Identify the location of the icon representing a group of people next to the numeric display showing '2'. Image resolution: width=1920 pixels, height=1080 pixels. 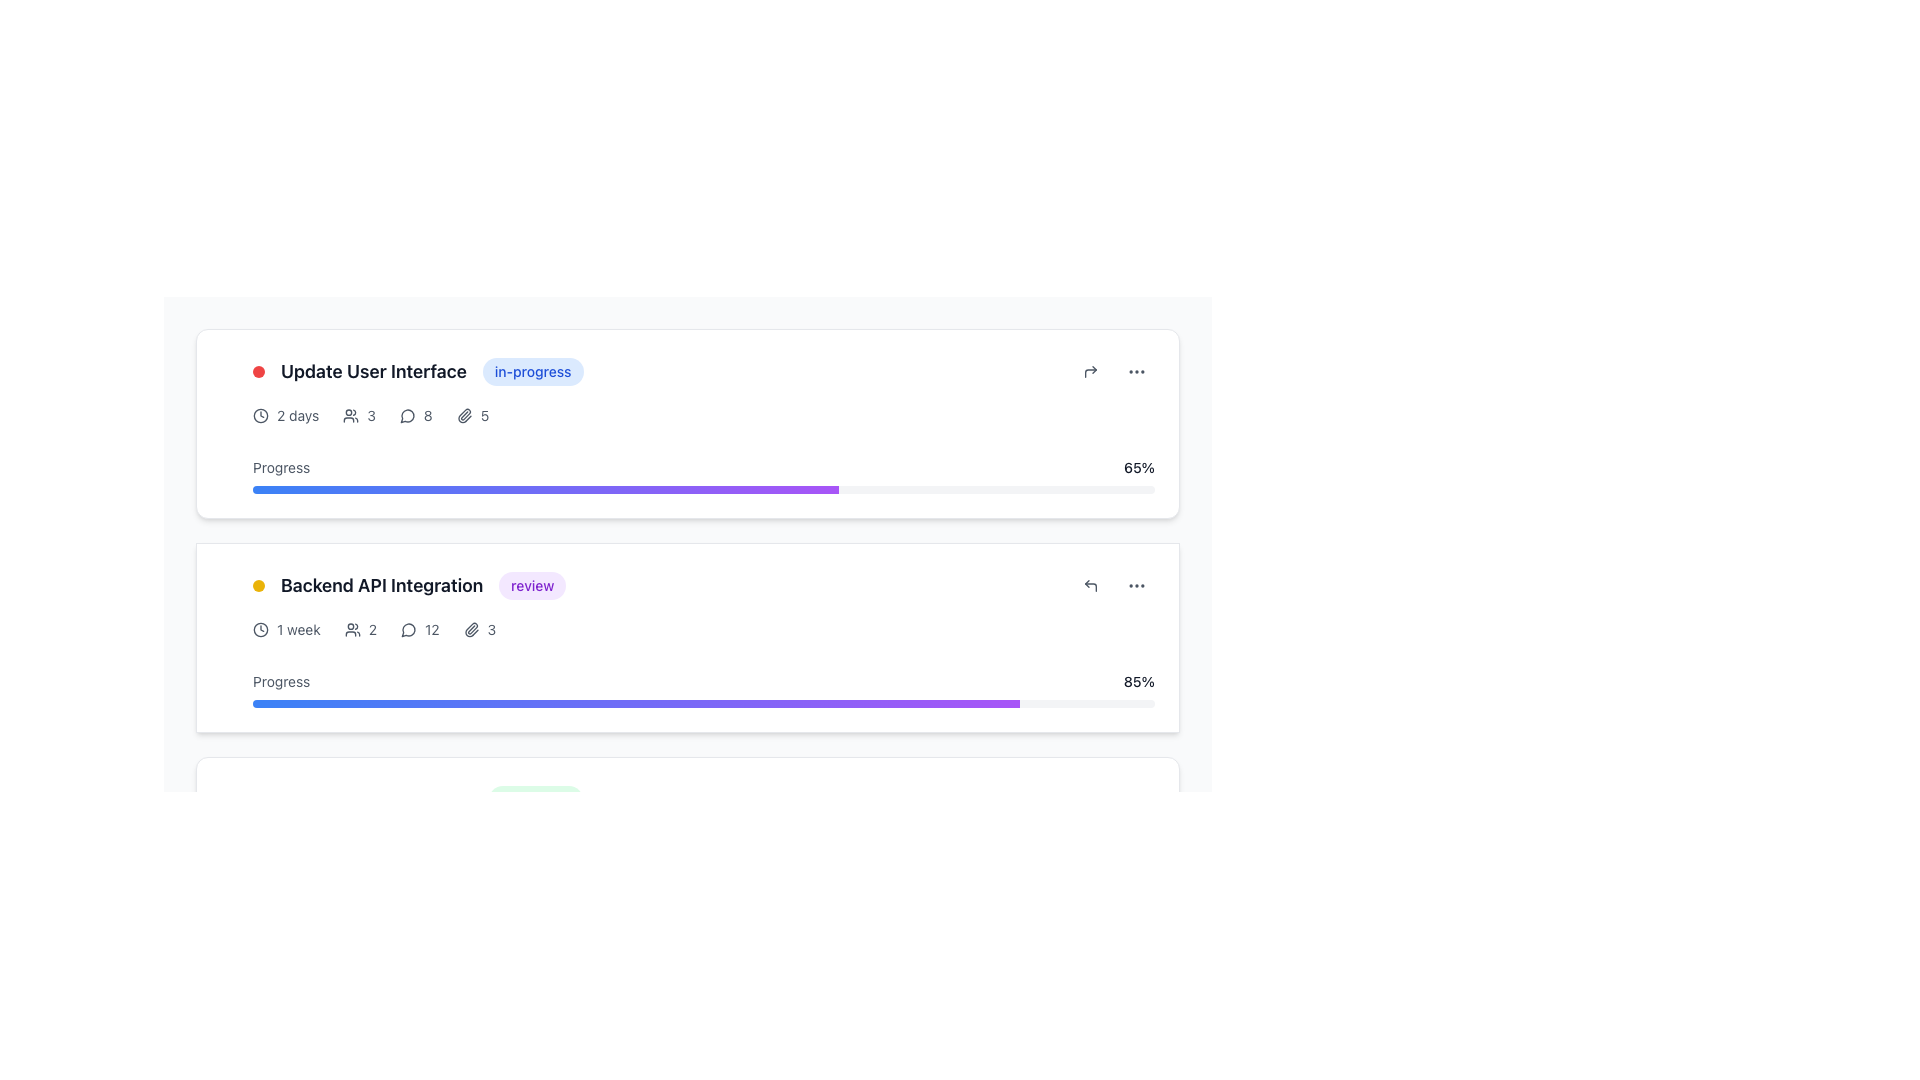
(360, 628).